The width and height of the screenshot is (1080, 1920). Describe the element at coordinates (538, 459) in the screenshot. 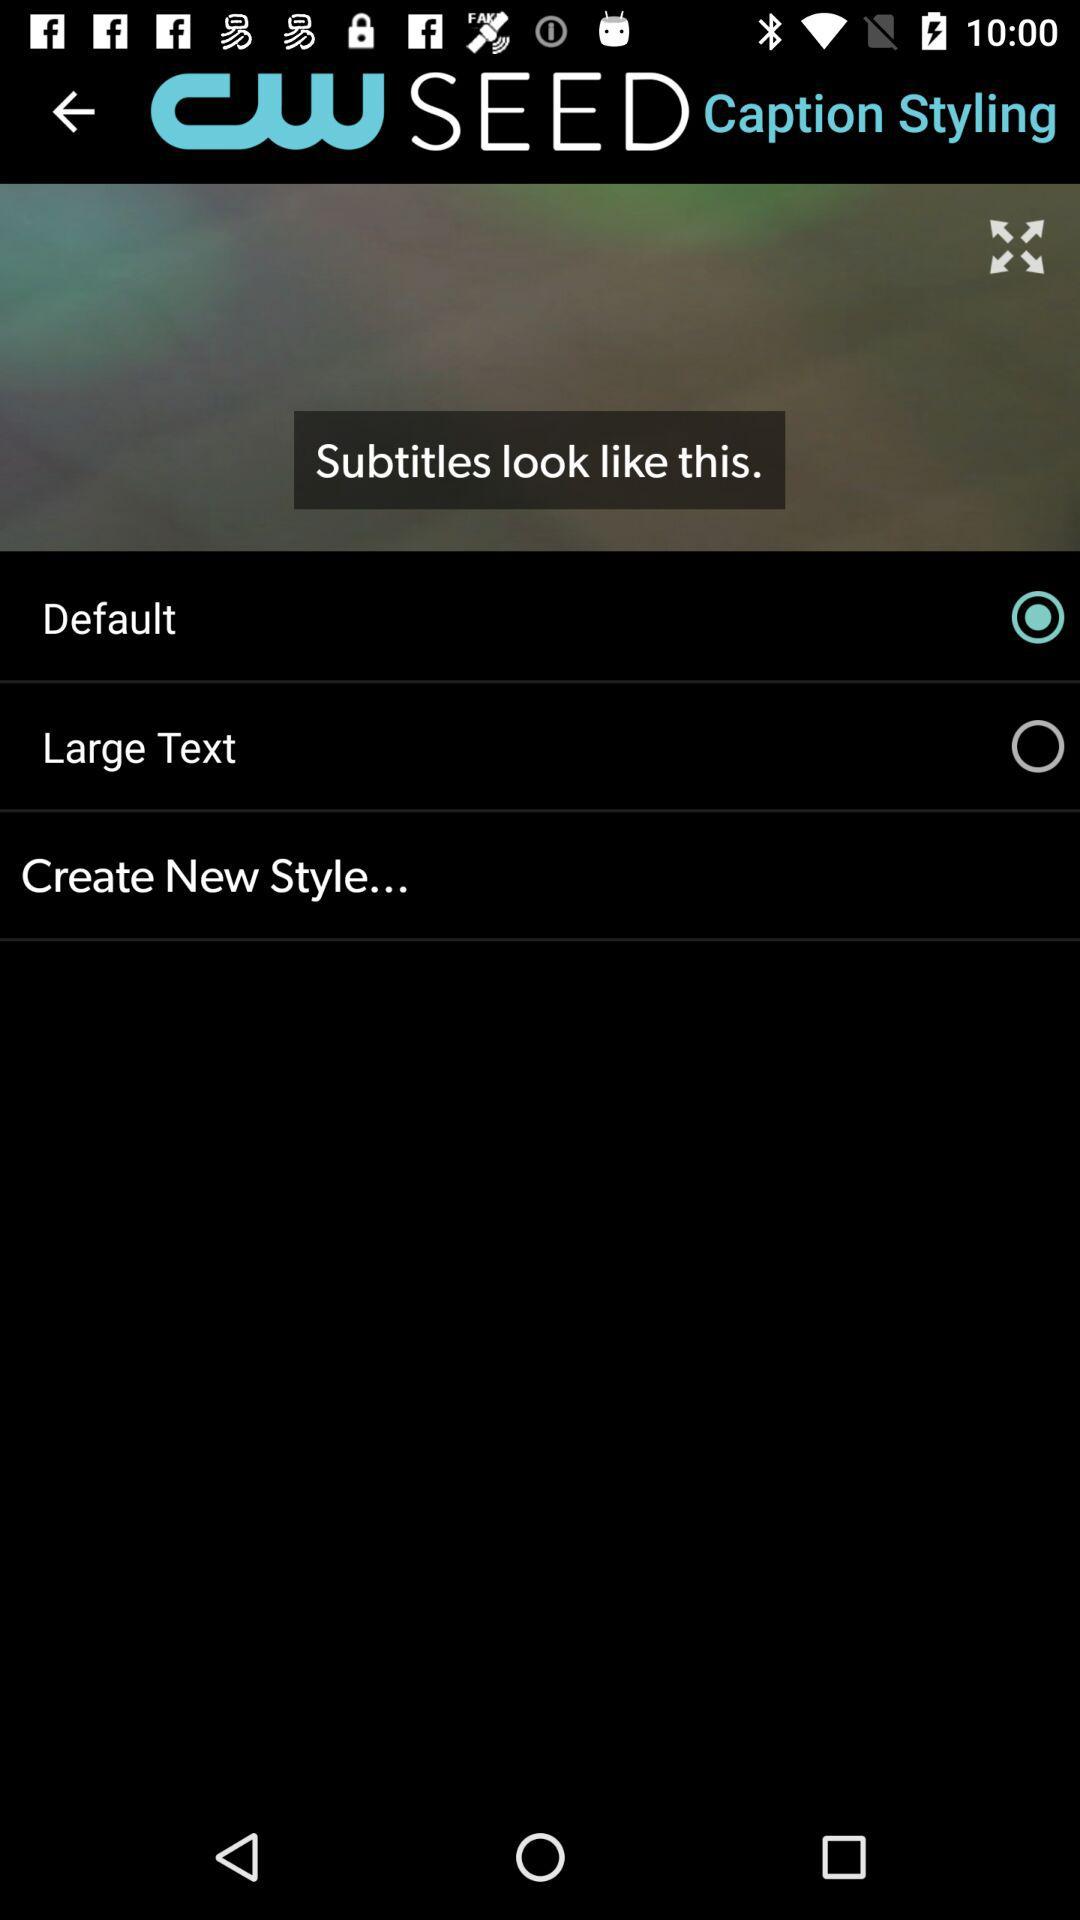

I see `item above the default icon` at that location.